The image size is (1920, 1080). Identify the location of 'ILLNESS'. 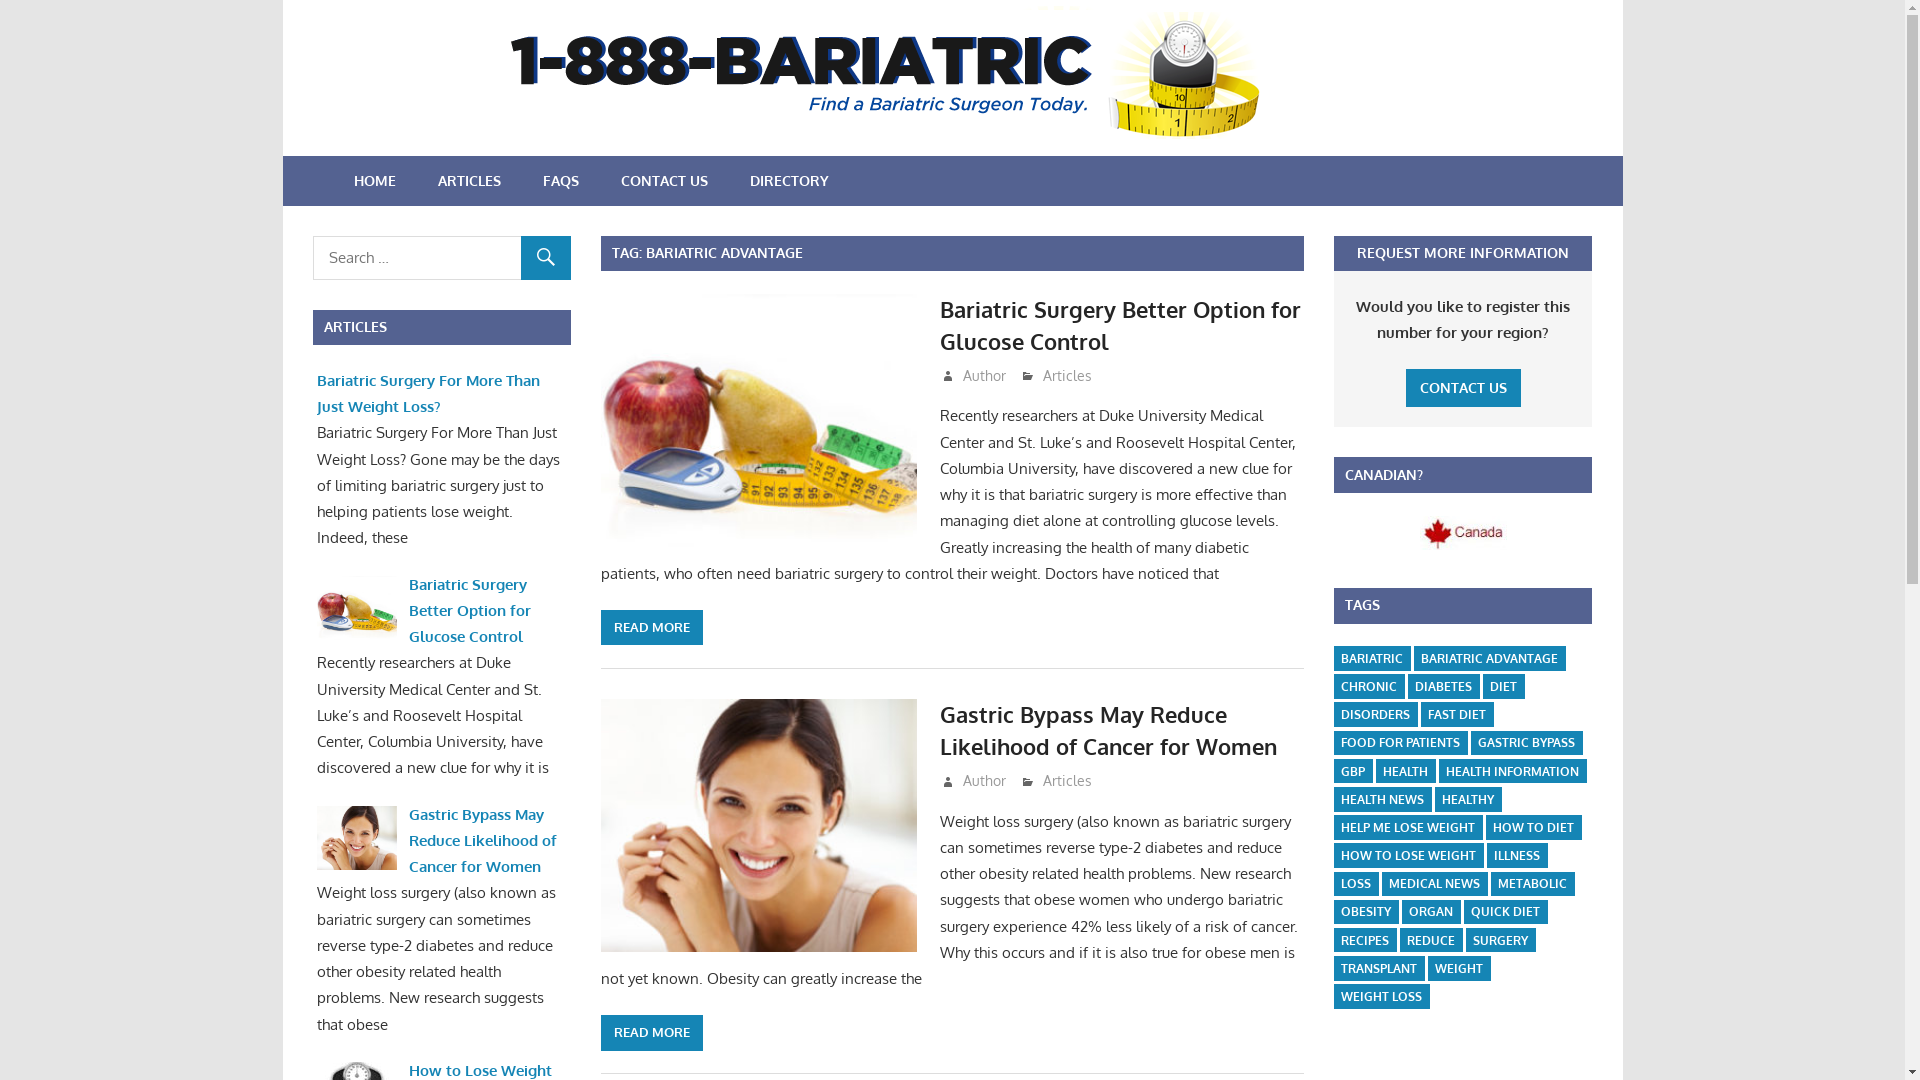
(1516, 855).